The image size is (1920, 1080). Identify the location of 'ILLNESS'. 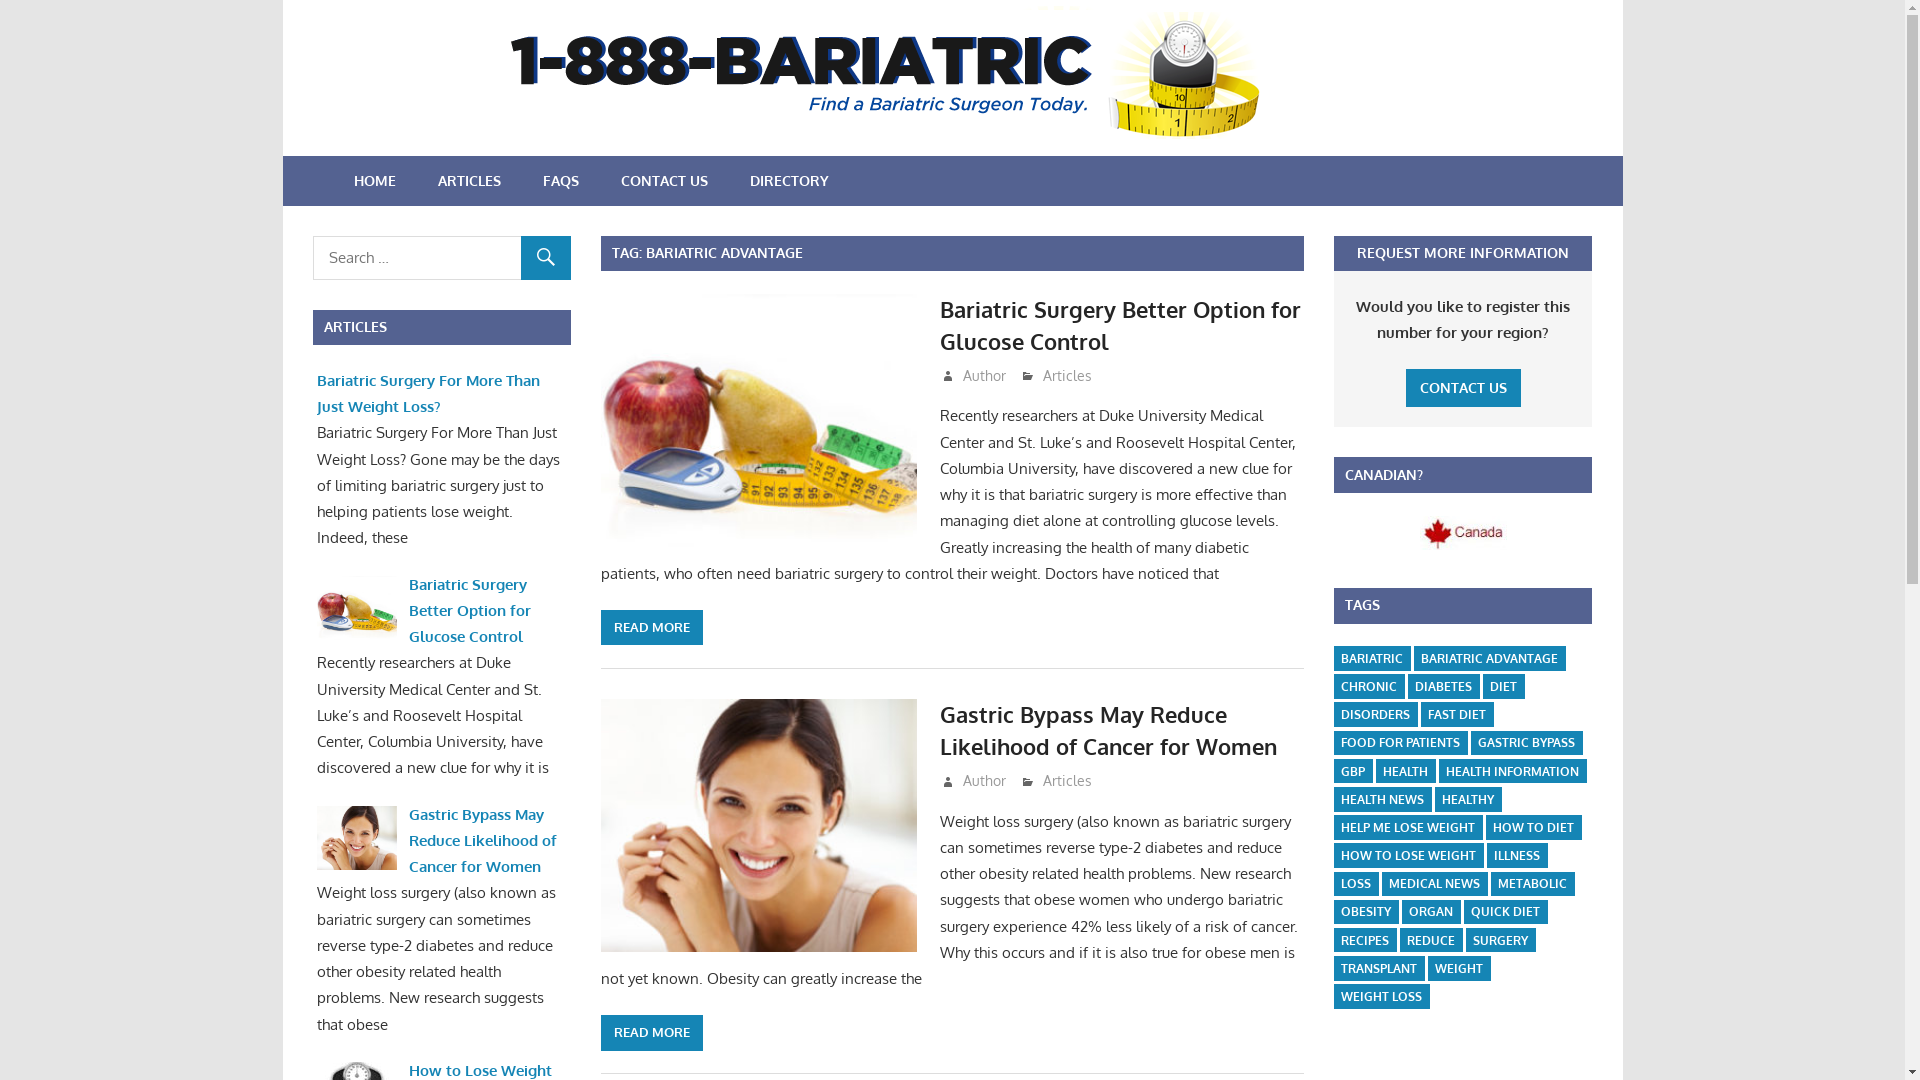
(1516, 855).